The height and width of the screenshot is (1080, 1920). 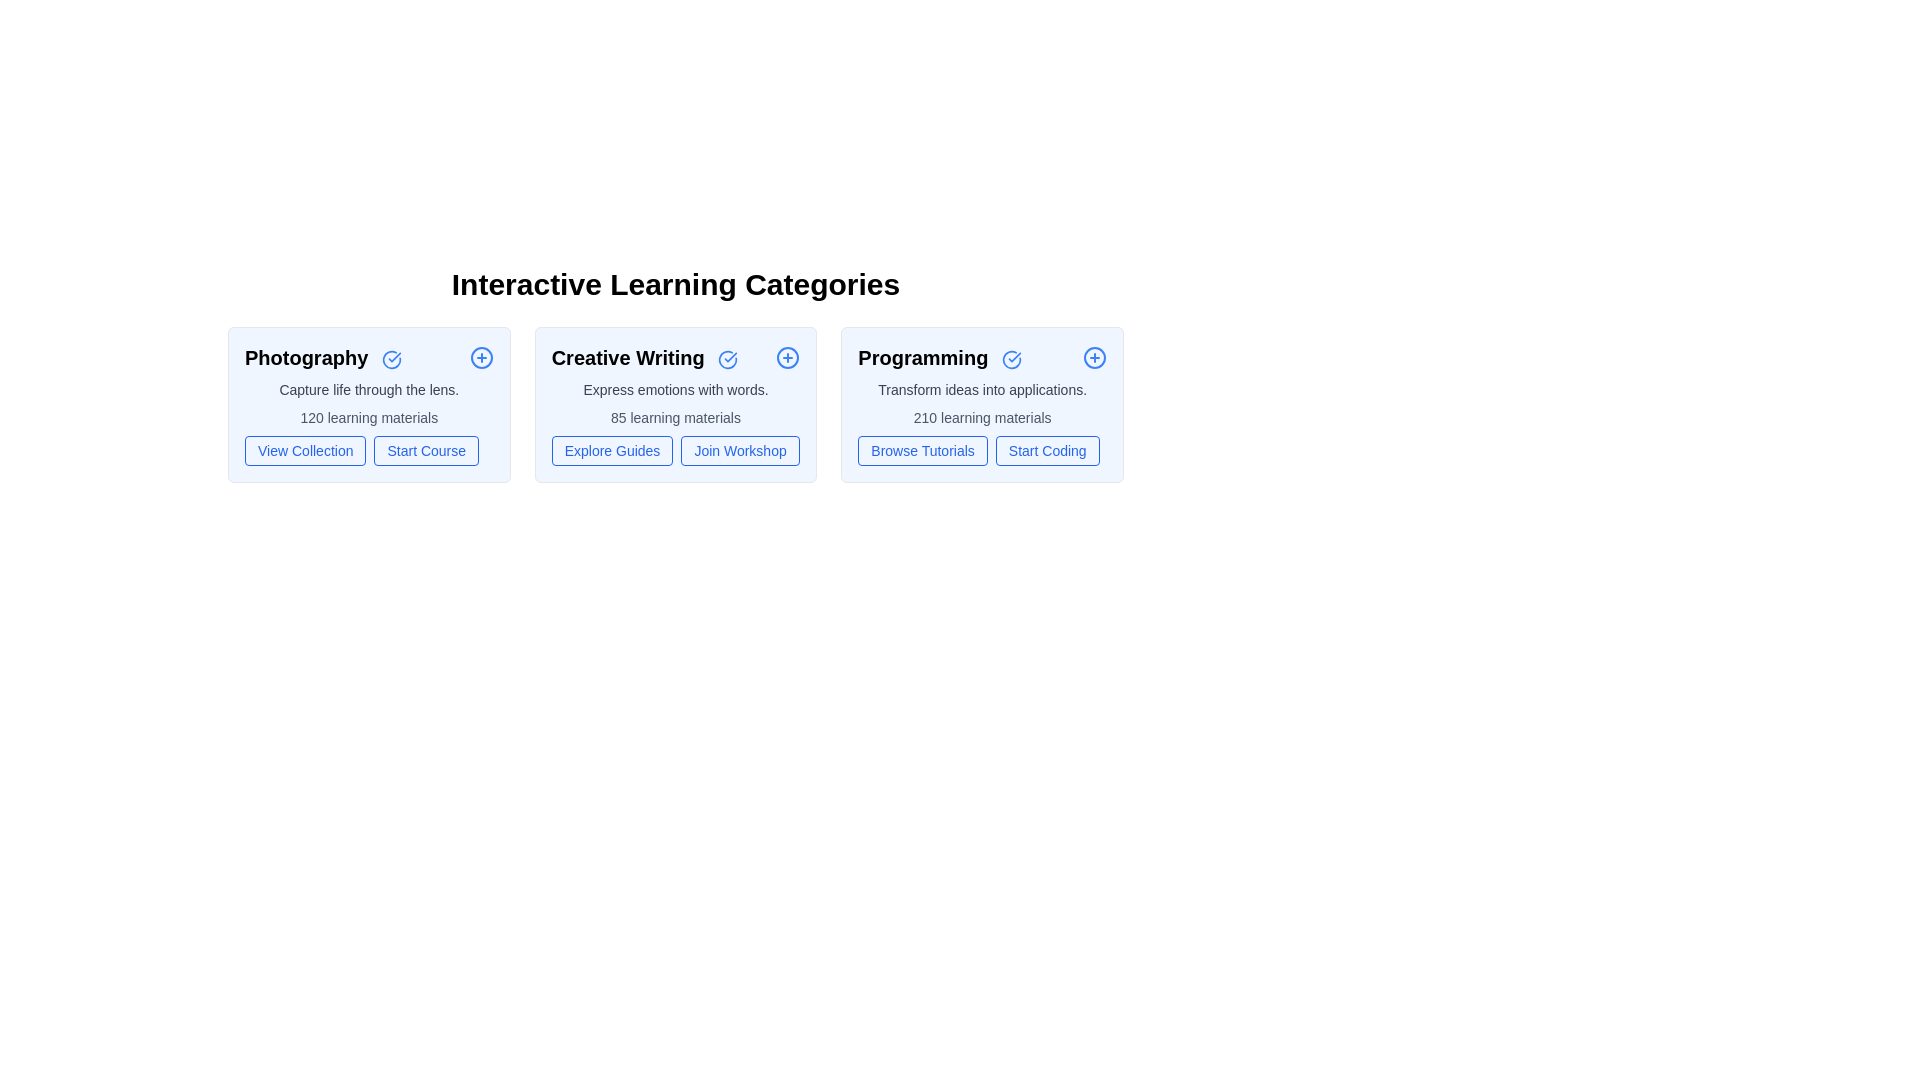 What do you see at coordinates (391, 358) in the screenshot?
I see `the 'CheckCircle' icon in the 'Photography' category to observe the hover effect` at bounding box center [391, 358].